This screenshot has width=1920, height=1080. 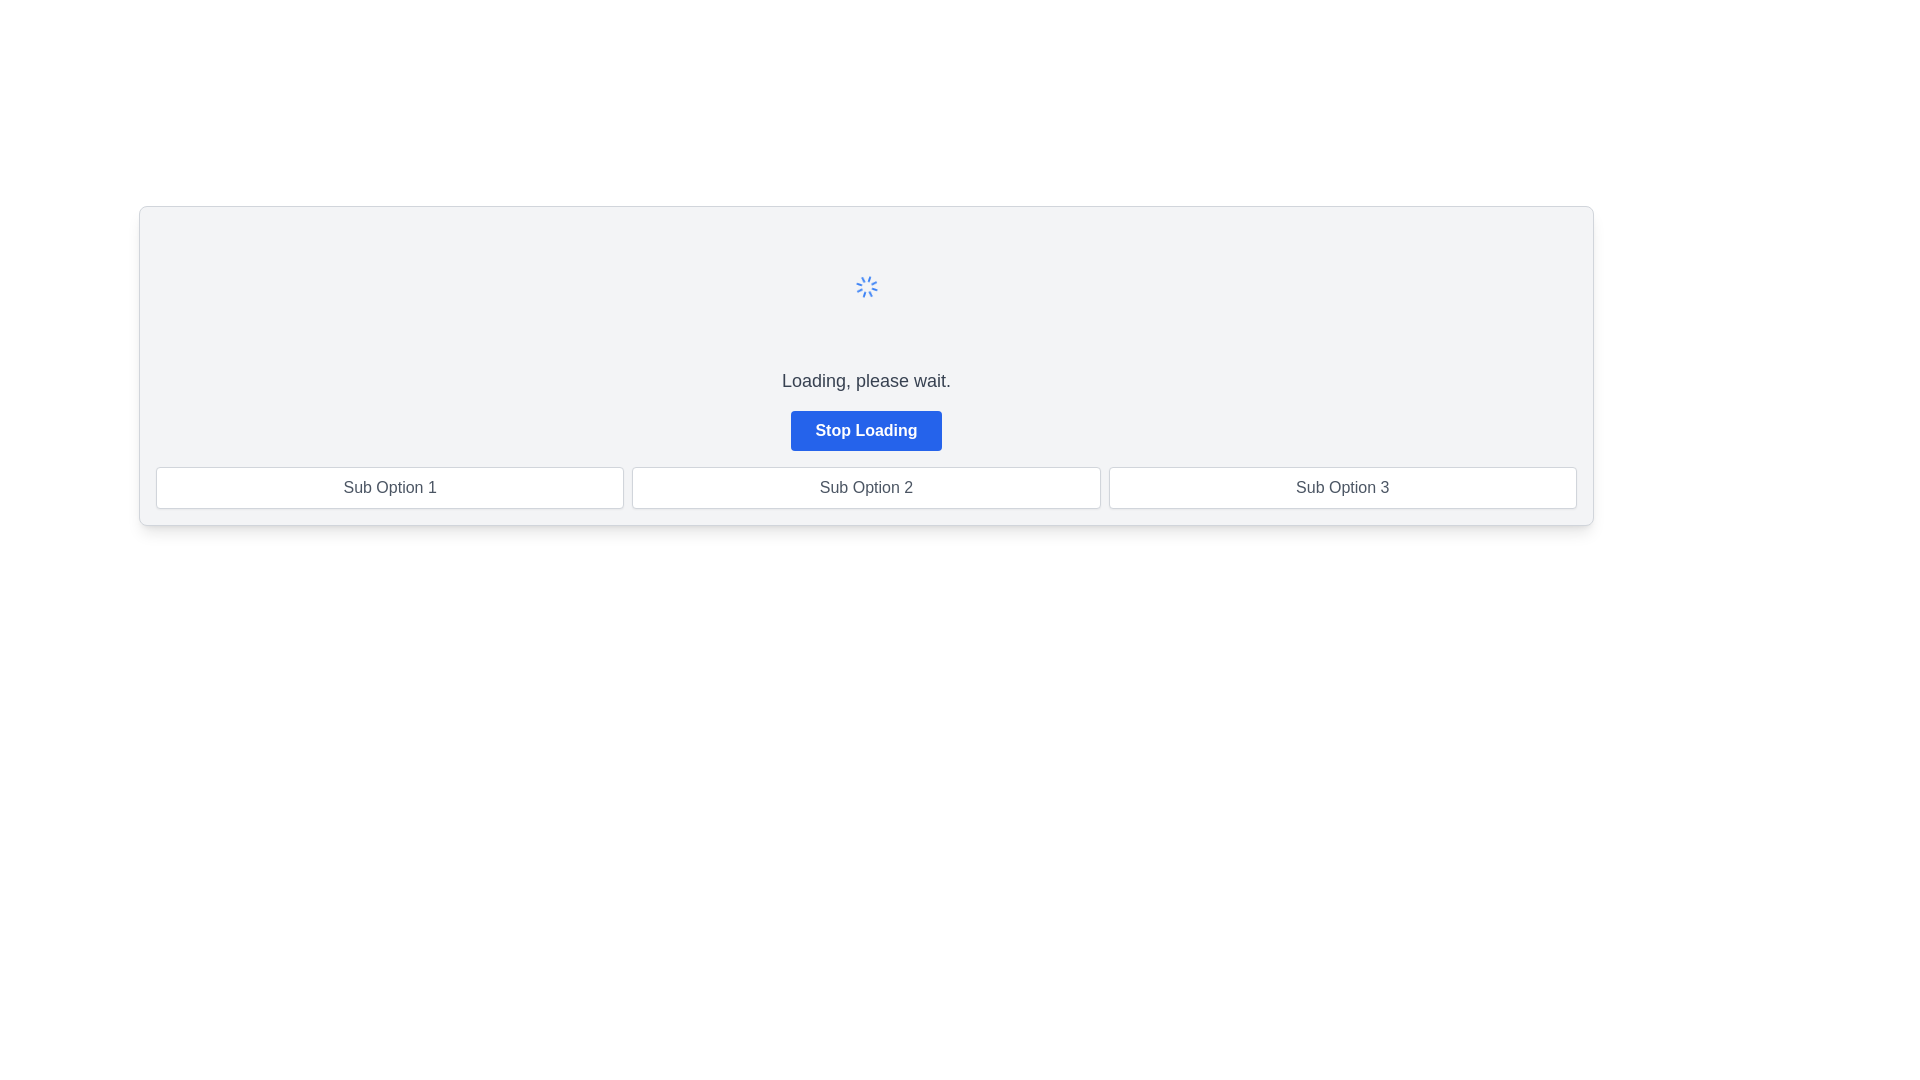 What do you see at coordinates (1342, 488) in the screenshot?
I see `the non-interactive placeholder button labeled 'Sub Option 3', which is the third button in a group of three horizontally aligned buttons` at bounding box center [1342, 488].